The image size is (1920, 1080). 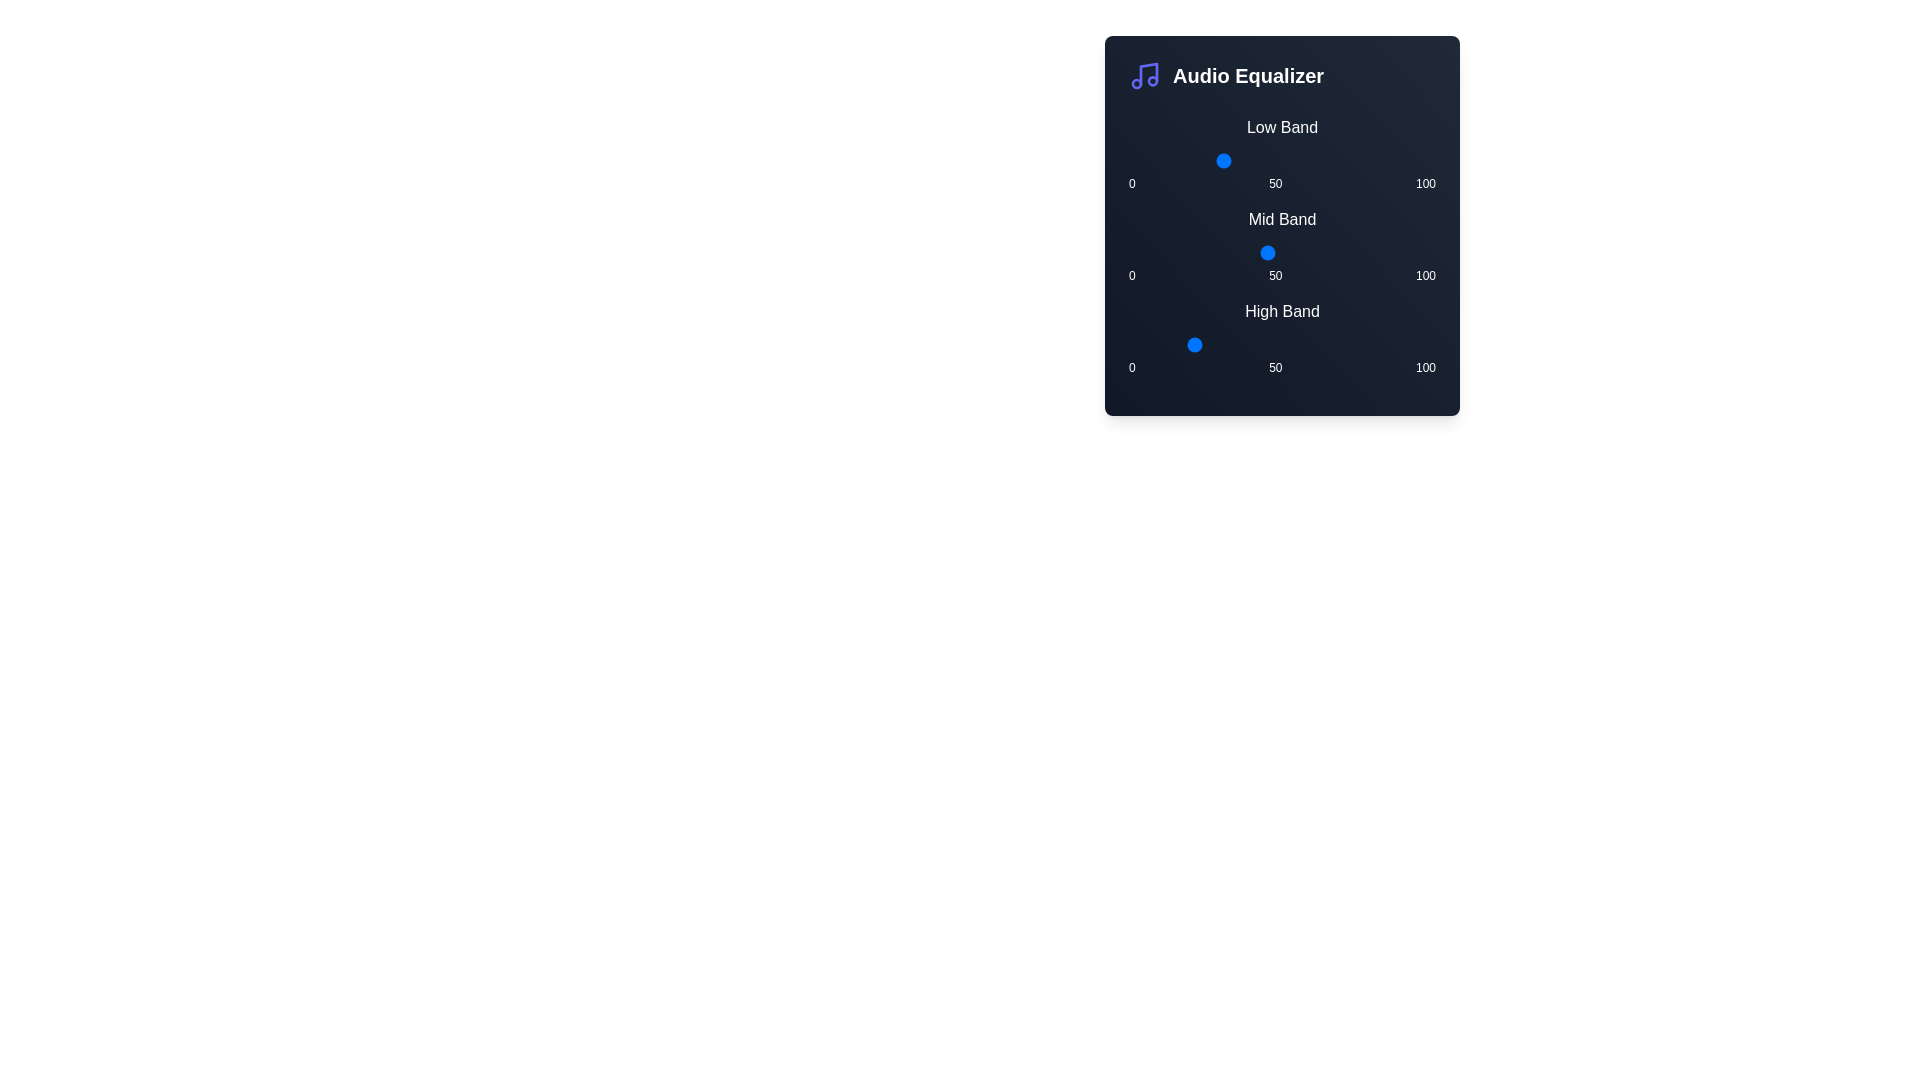 I want to click on the High Band slider to 23, so click(x=1199, y=343).